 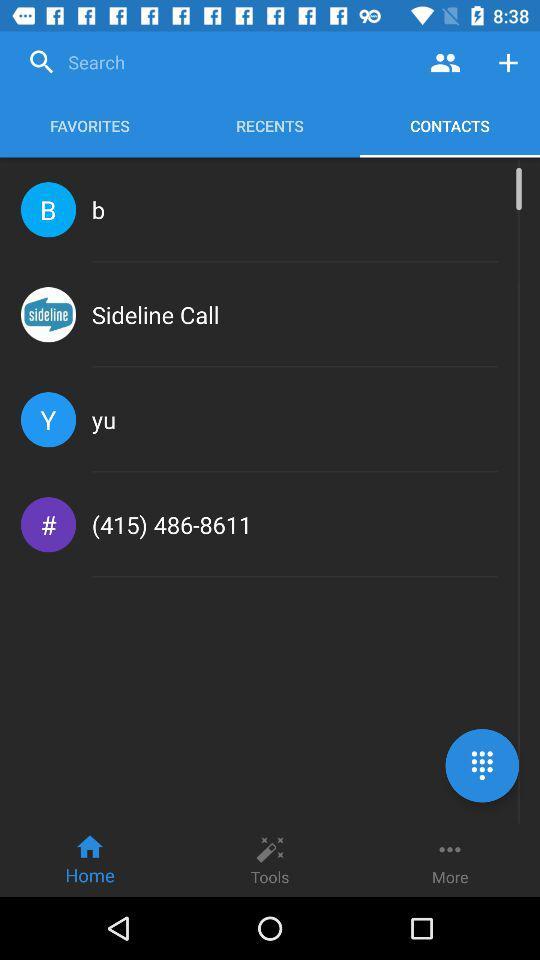 What do you see at coordinates (171, 523) in the screenshot?
I see `(415) 486-8611` at bounding box center [171, 523].